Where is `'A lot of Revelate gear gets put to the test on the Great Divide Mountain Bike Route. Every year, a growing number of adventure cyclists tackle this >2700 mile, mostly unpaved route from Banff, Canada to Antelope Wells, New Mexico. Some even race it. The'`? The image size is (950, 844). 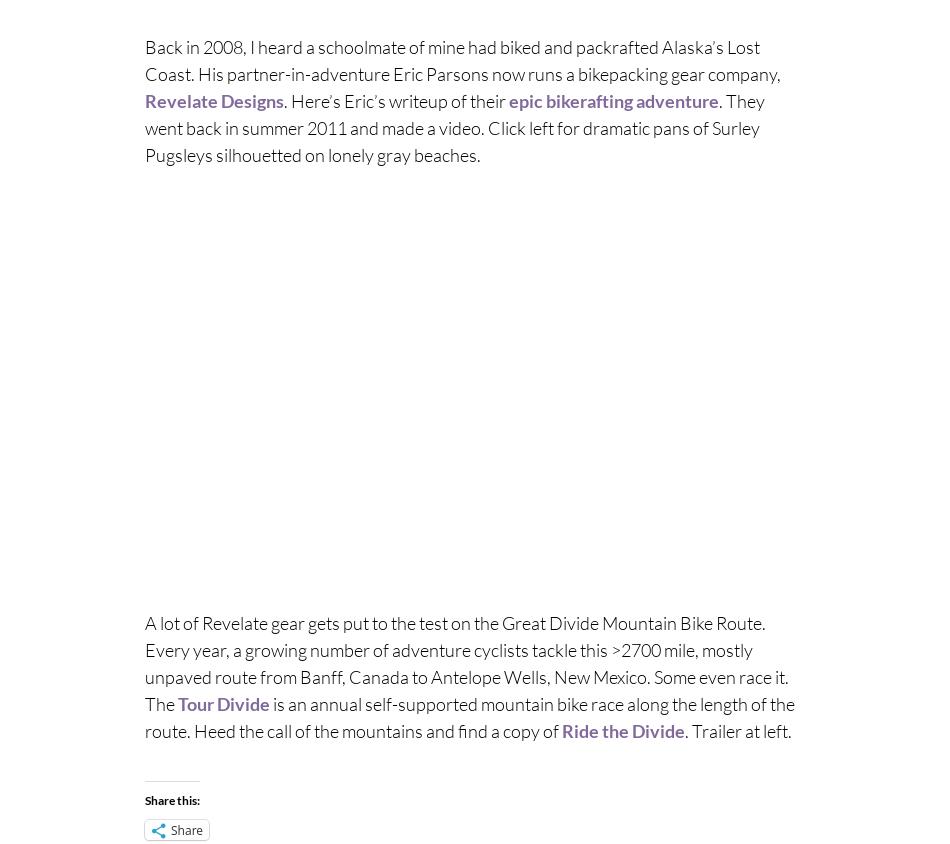 'A lot of Revelate gear gets put to the test on the Great Divide Mountain Bike Route. Every year, a growing number of adventure cyclists tackle this >2700 mile, mostly unpaved route from Banff, Canada to Antelope Wells, New Mexico. Some even race it. The' is located at coordinates (144, 661).